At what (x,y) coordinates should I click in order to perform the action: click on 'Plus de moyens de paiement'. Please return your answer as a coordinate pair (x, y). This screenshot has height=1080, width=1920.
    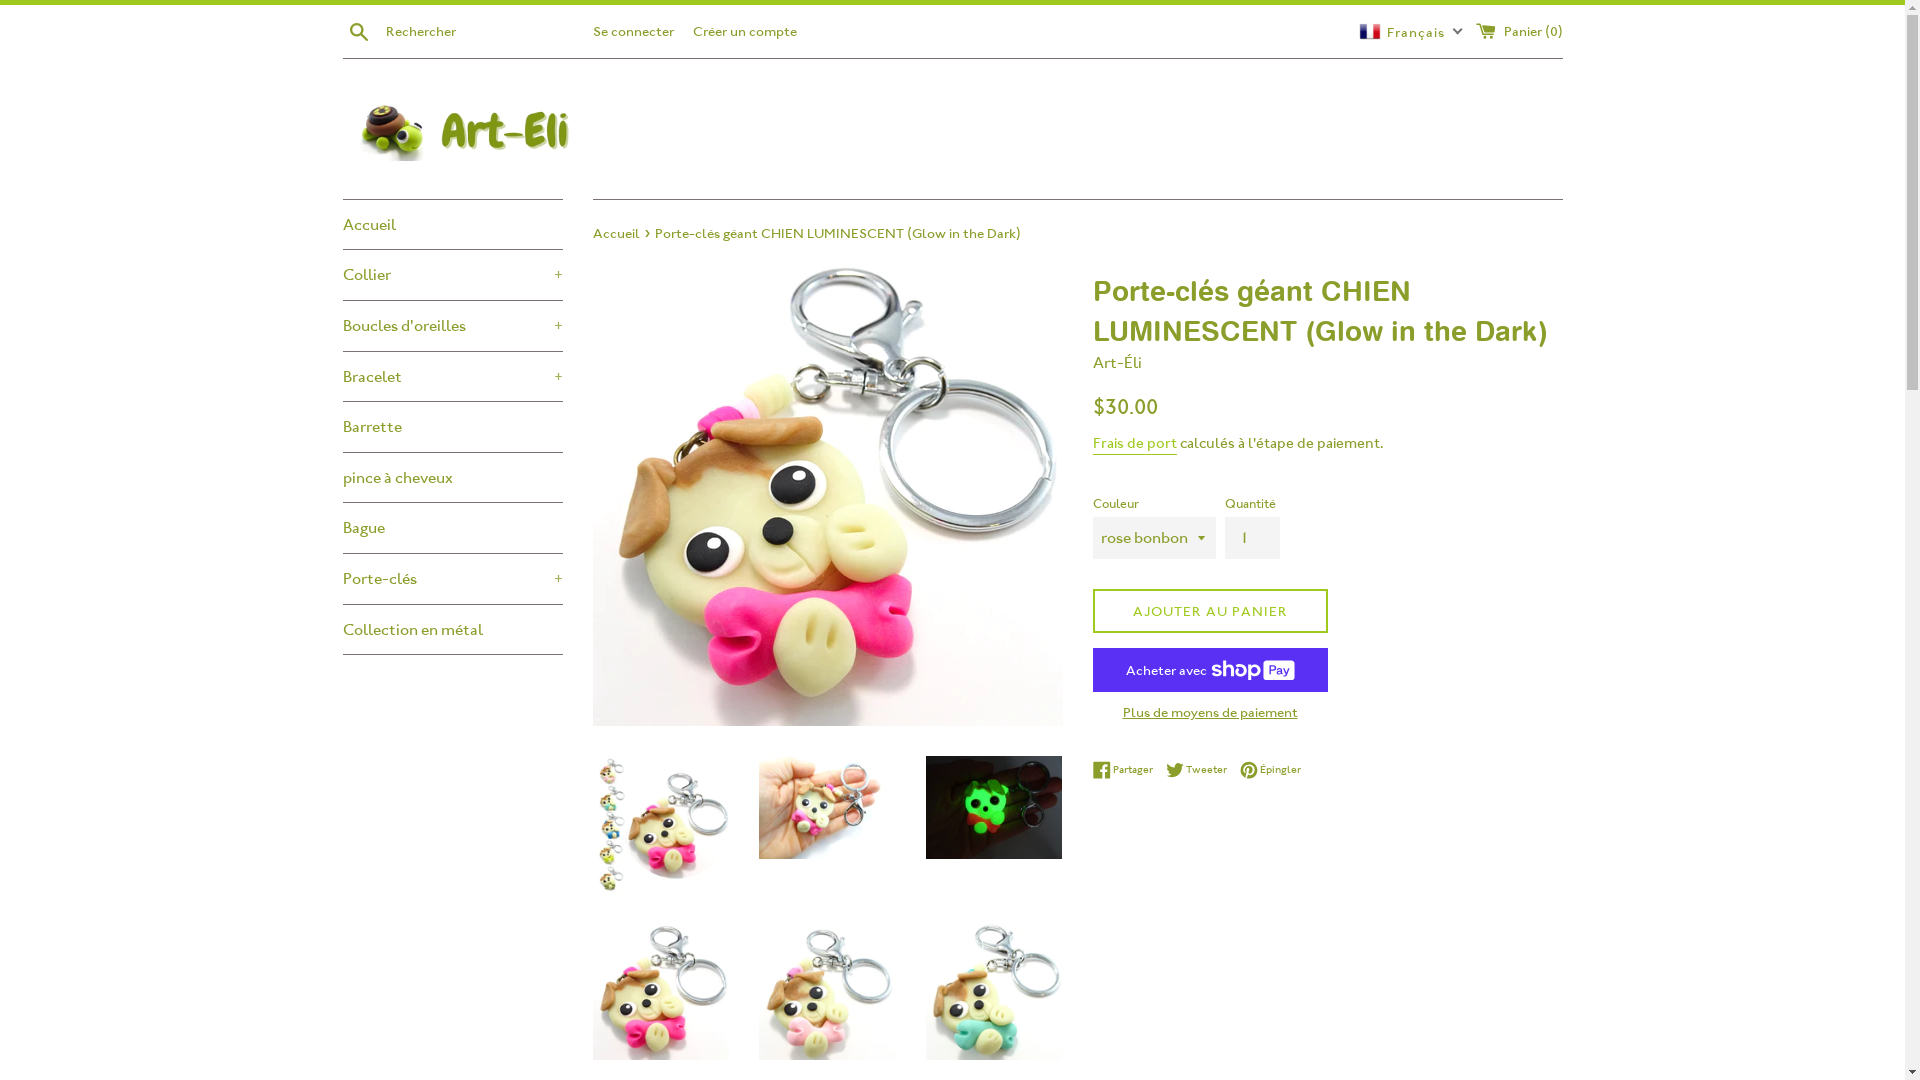
    Looking at the image, I should click on (1208, 711).